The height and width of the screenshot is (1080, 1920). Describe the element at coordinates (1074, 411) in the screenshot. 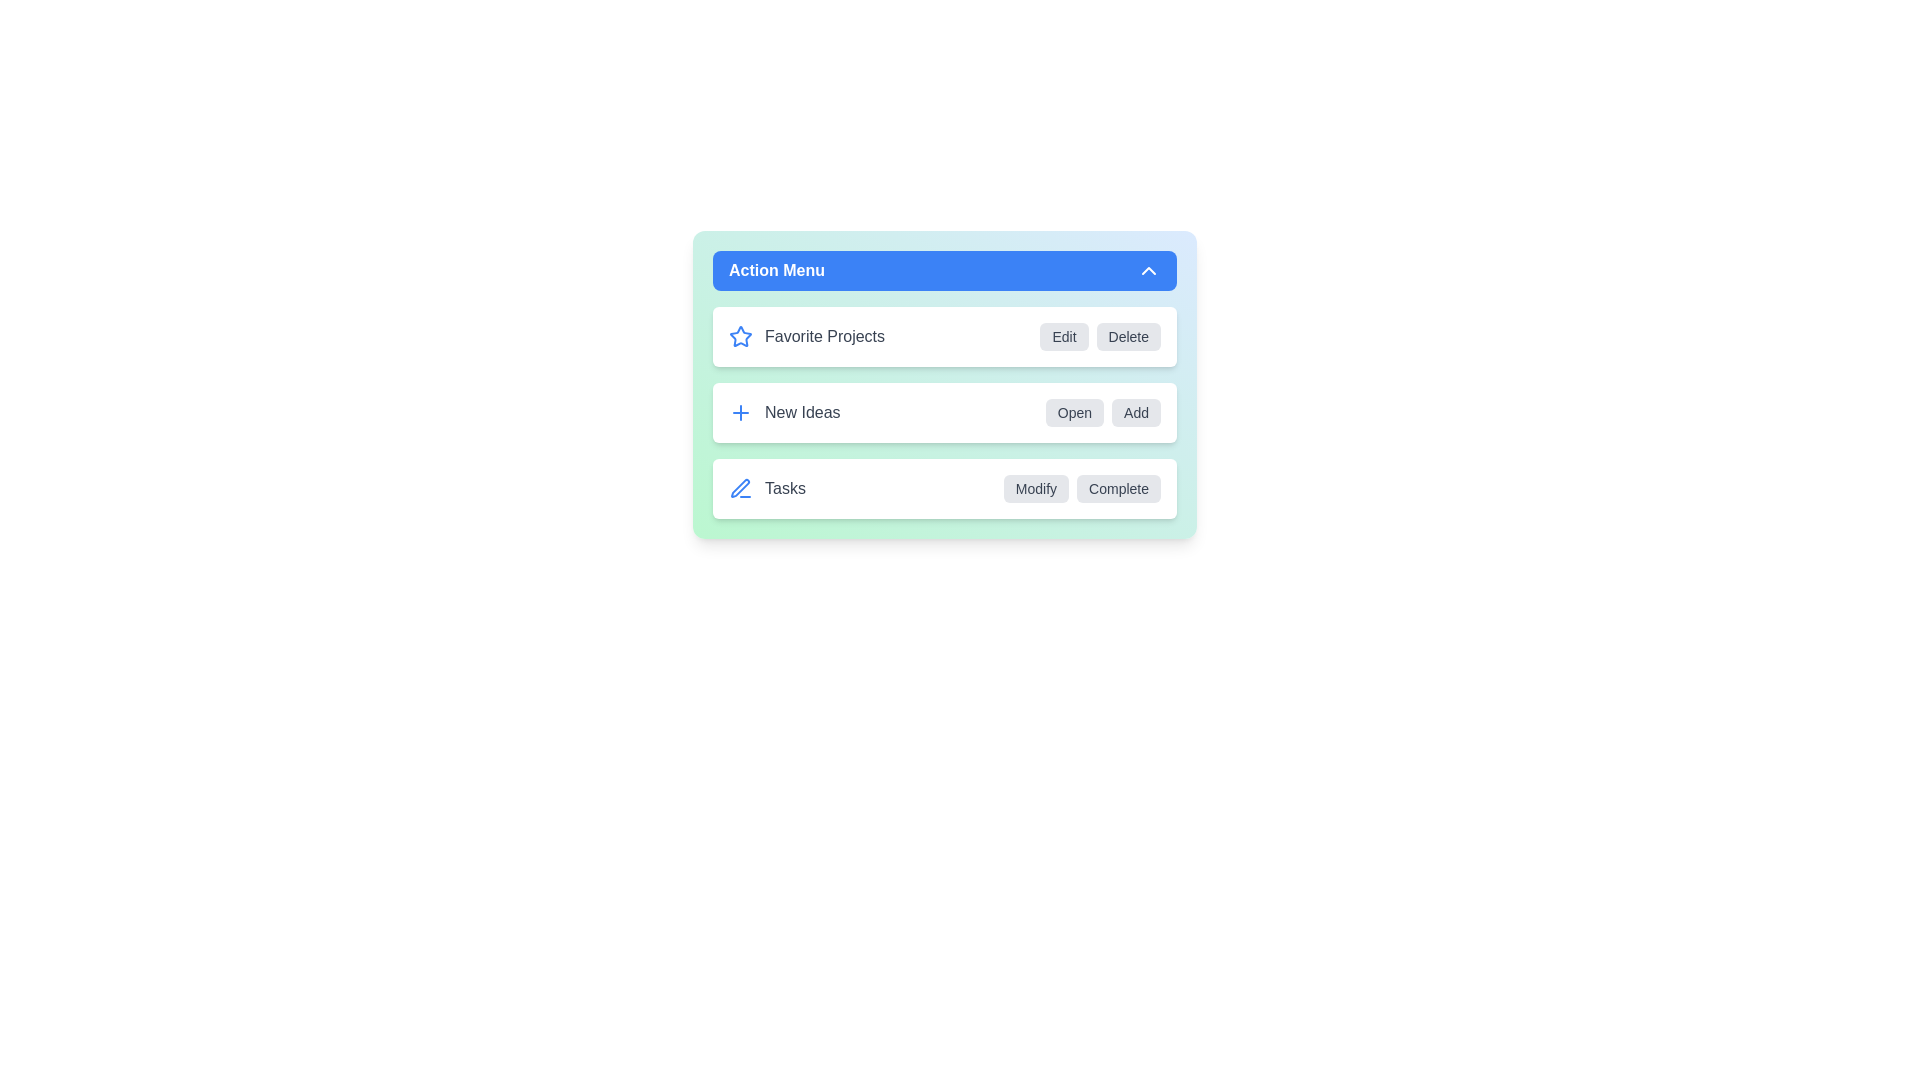

I see `the action button labeled Open for the item New Ideas` at that location.